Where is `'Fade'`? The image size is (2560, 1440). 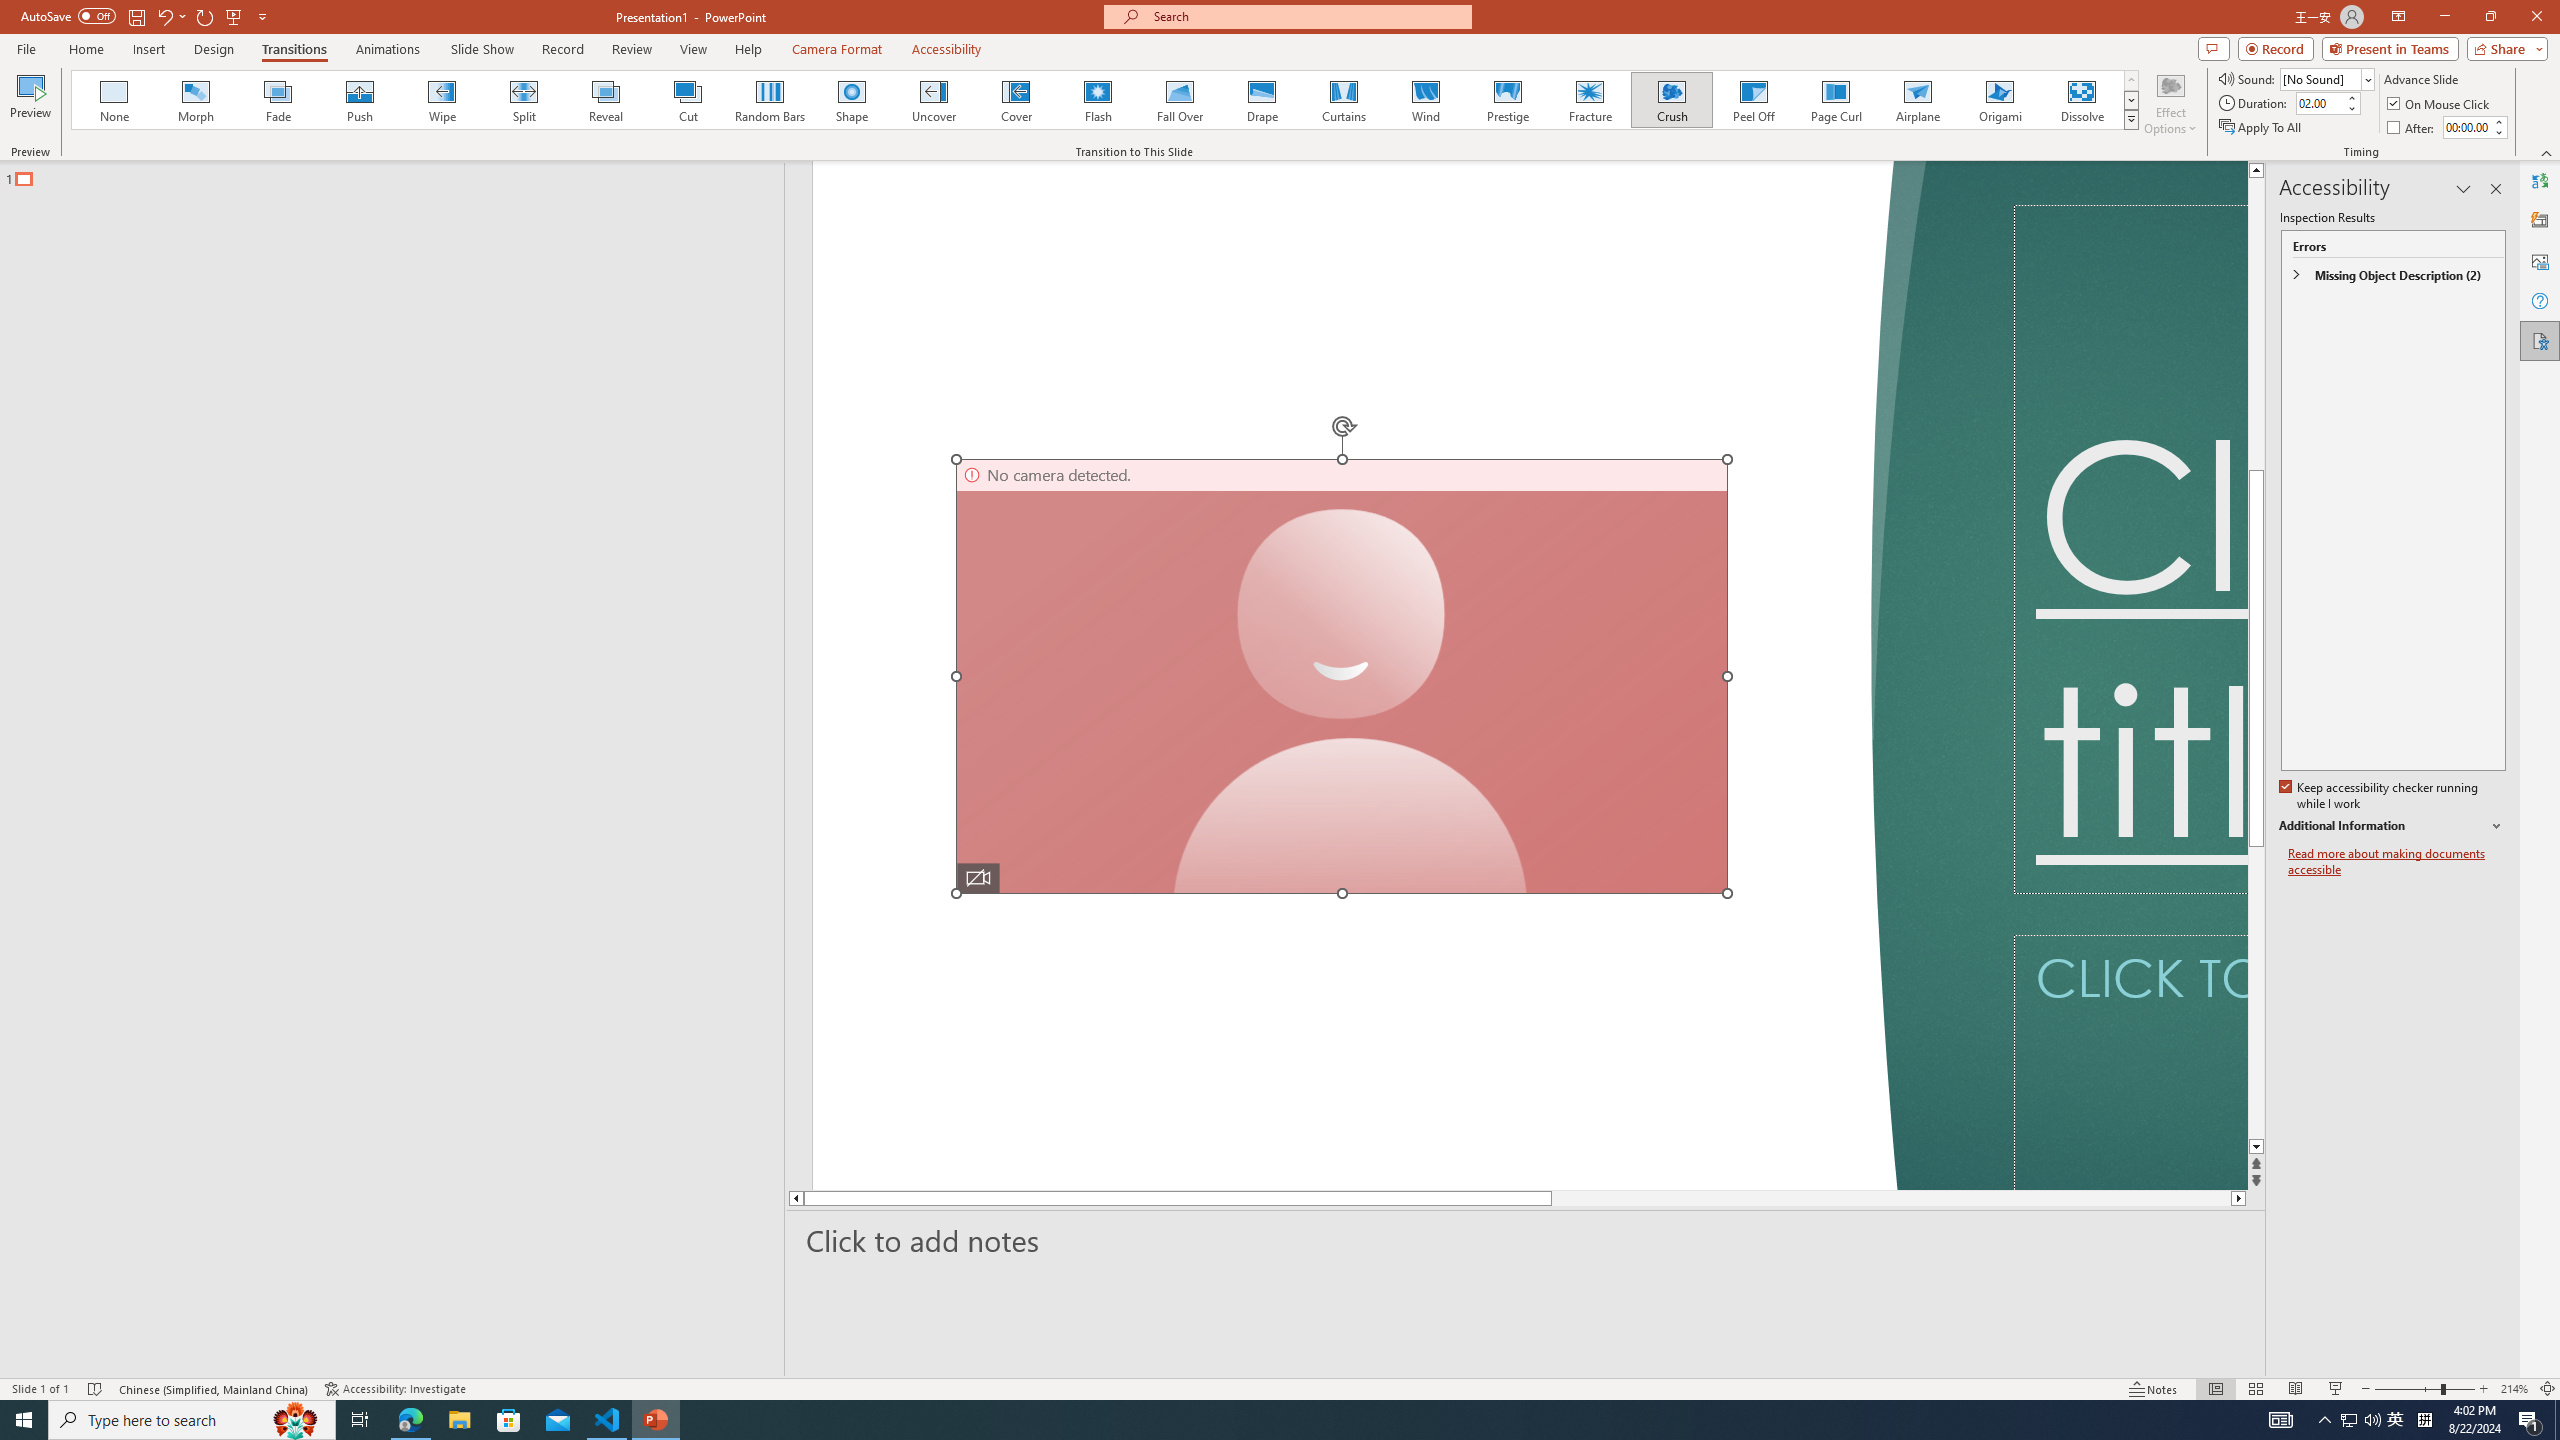
'Fade' is located at coordinates (278, 99).